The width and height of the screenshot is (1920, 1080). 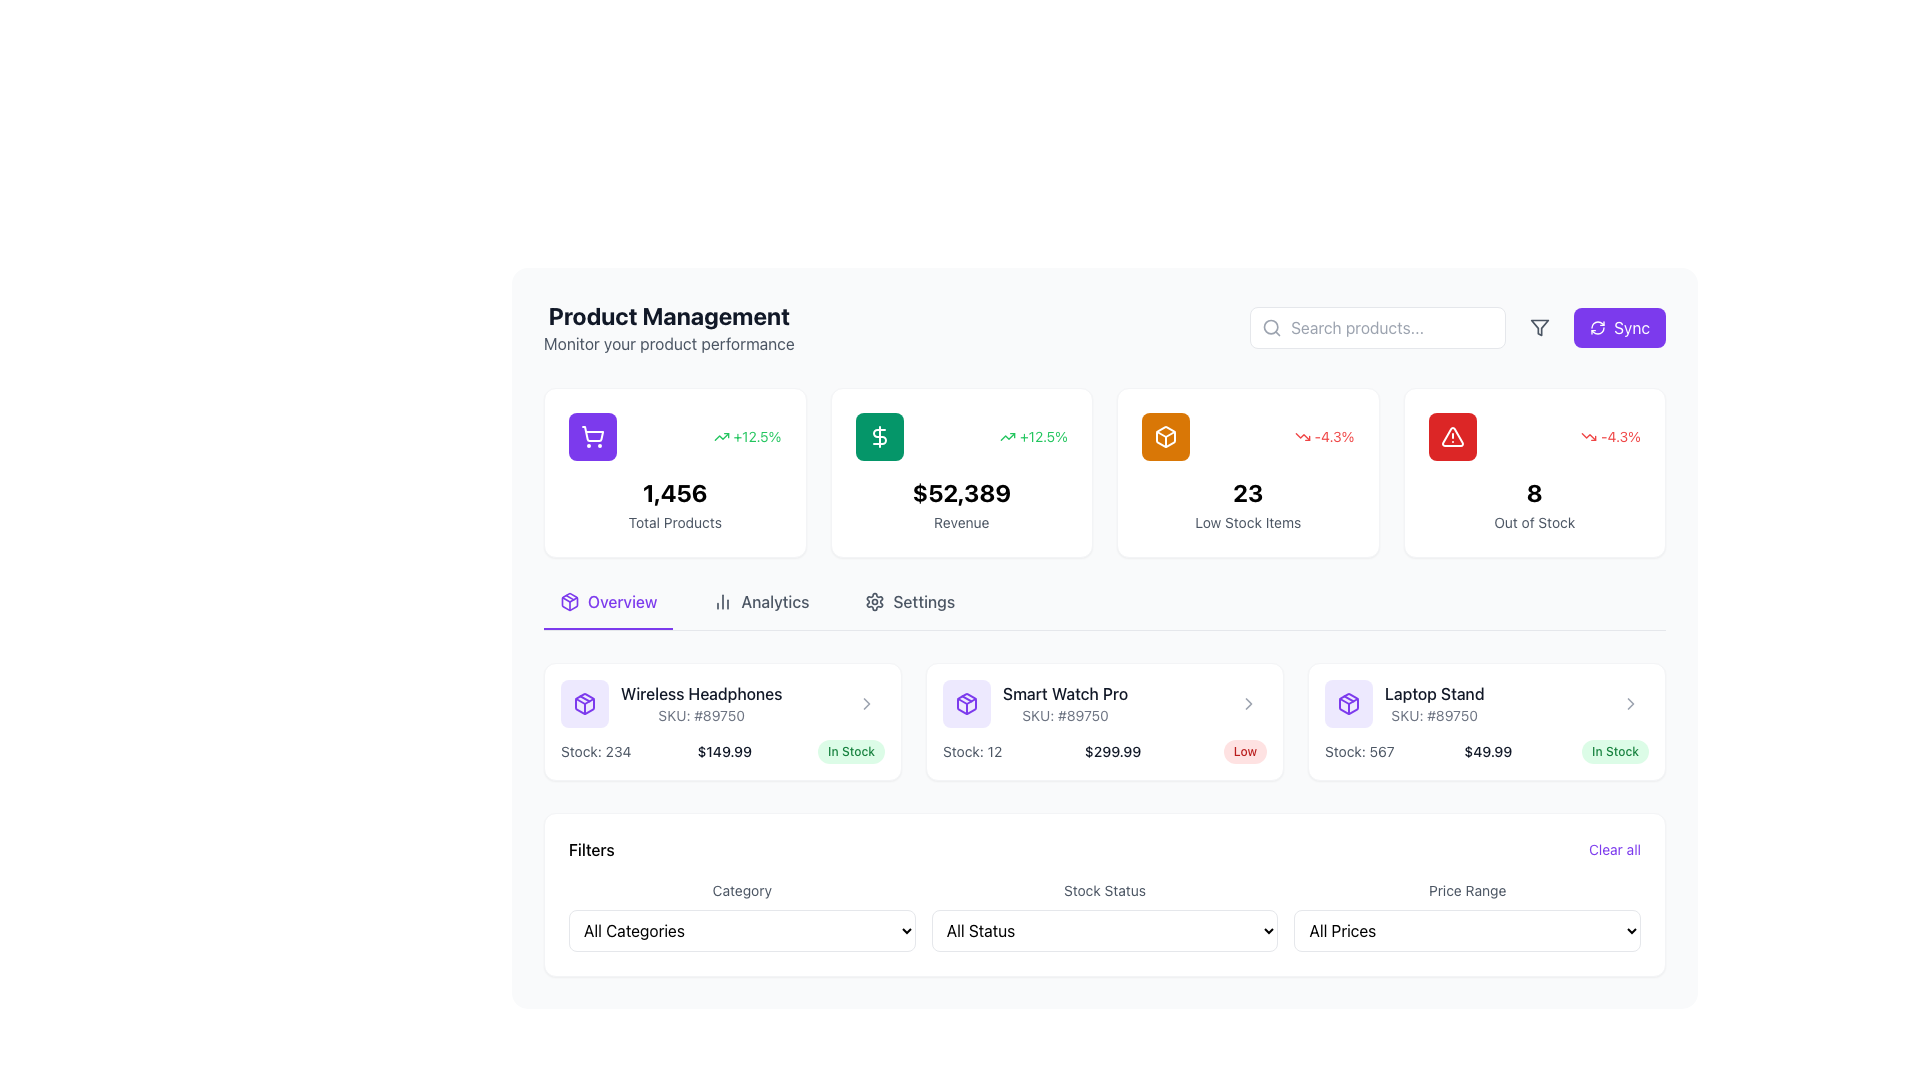 What do you see at coordinates (1270, 326) in the screenshot?
I see `the SVG Circle Graphic that forms the lens of the magnifying glass in the search icon` at bounding box center [1270, 326].